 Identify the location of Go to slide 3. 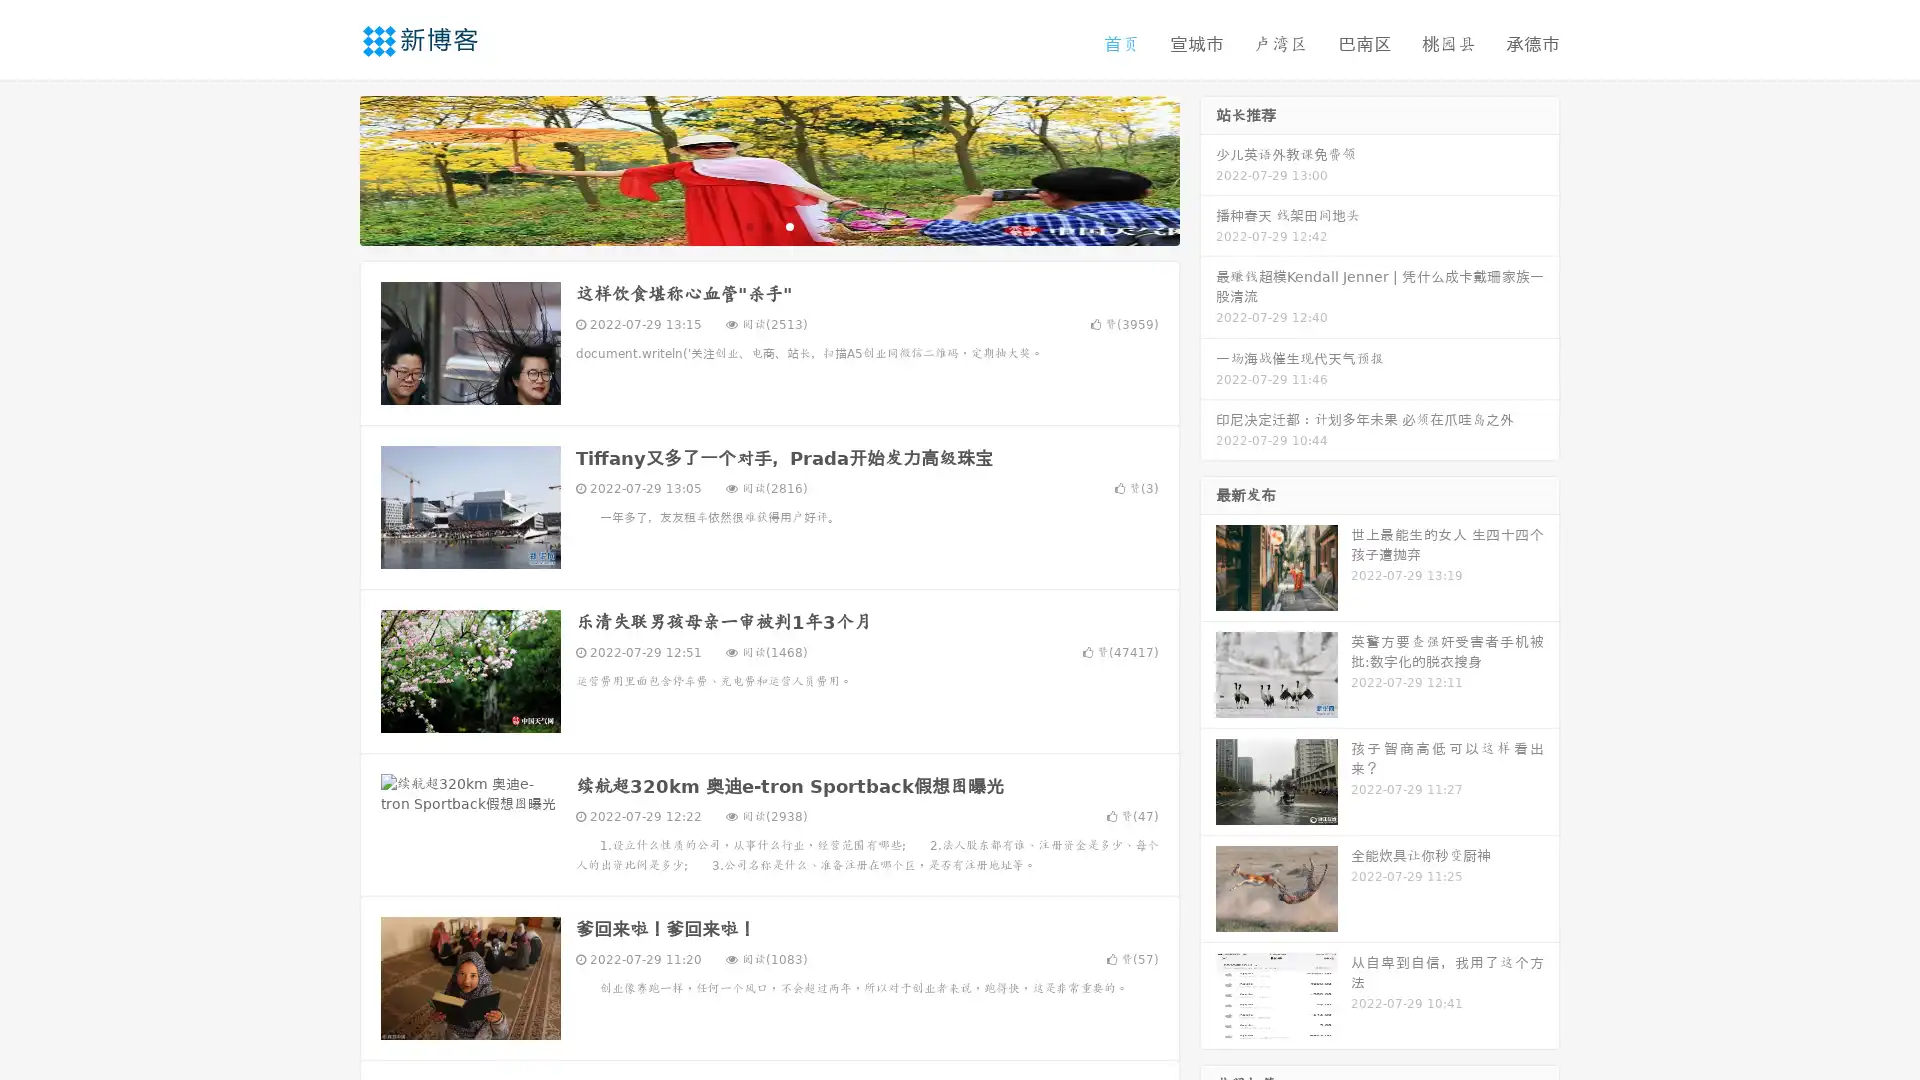
(789, 225).